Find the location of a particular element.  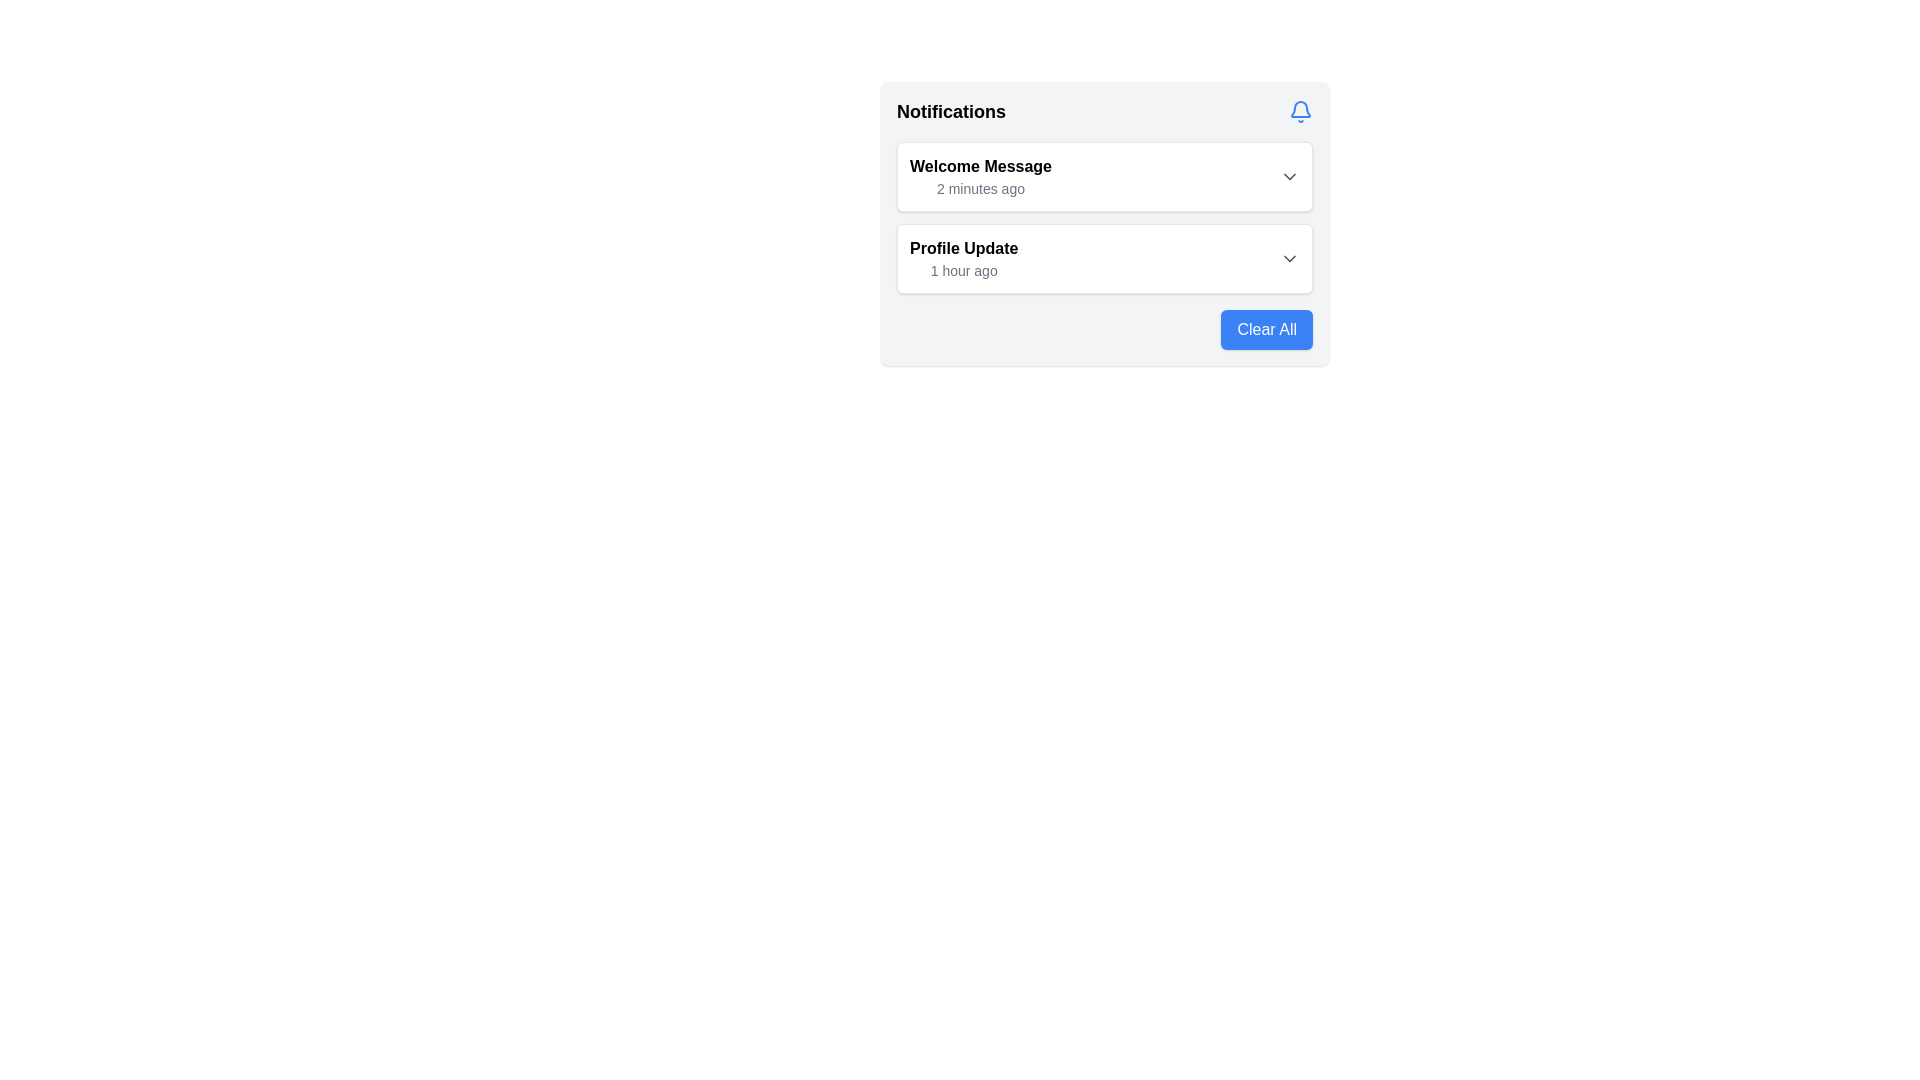

text from the label indicating the time elapsed since the 'Profile Update' notification, which is located beneath the 'Profile Update' title is located at coordinates (964, 270).